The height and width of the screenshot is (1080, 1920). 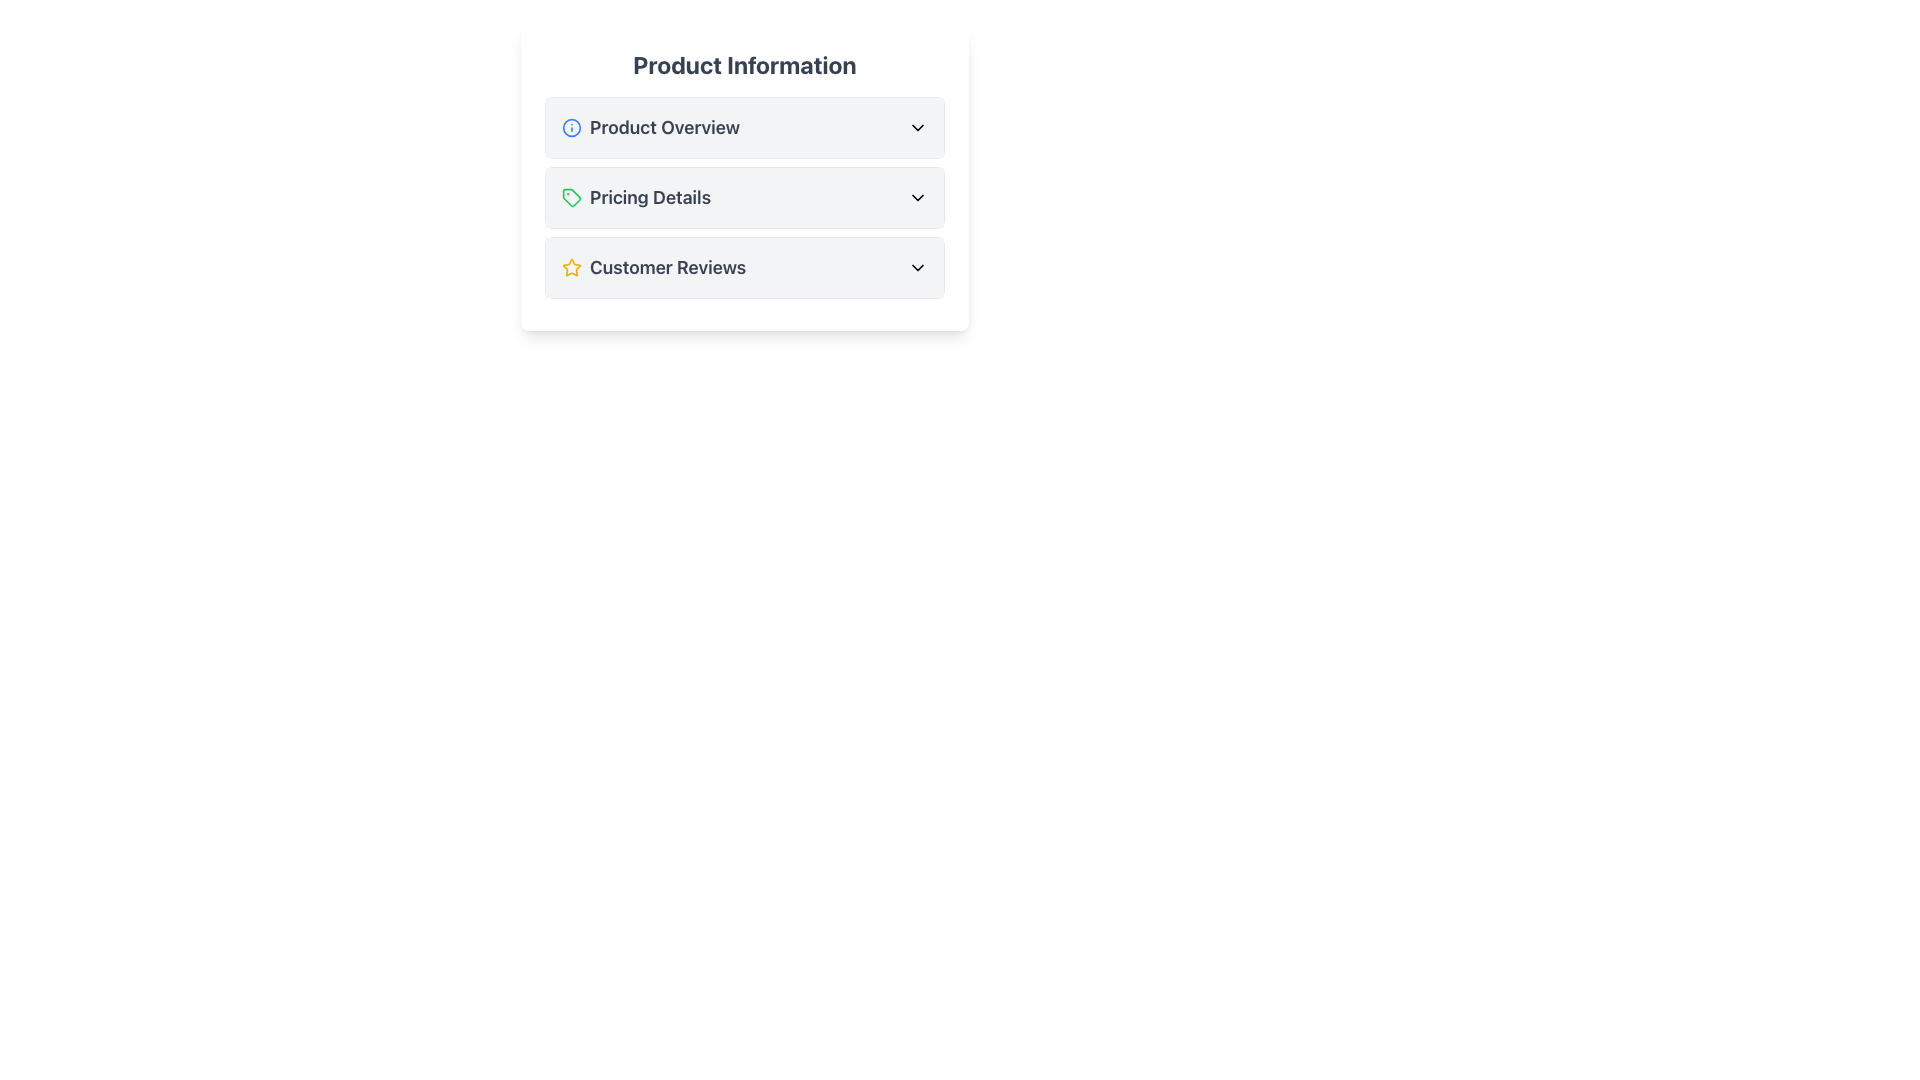 What do you see at coordinates (916, 266) in the screenshot?
I see `the rightmost icon in the 'Customer Reviews' section` at bounding box center [916, 266].